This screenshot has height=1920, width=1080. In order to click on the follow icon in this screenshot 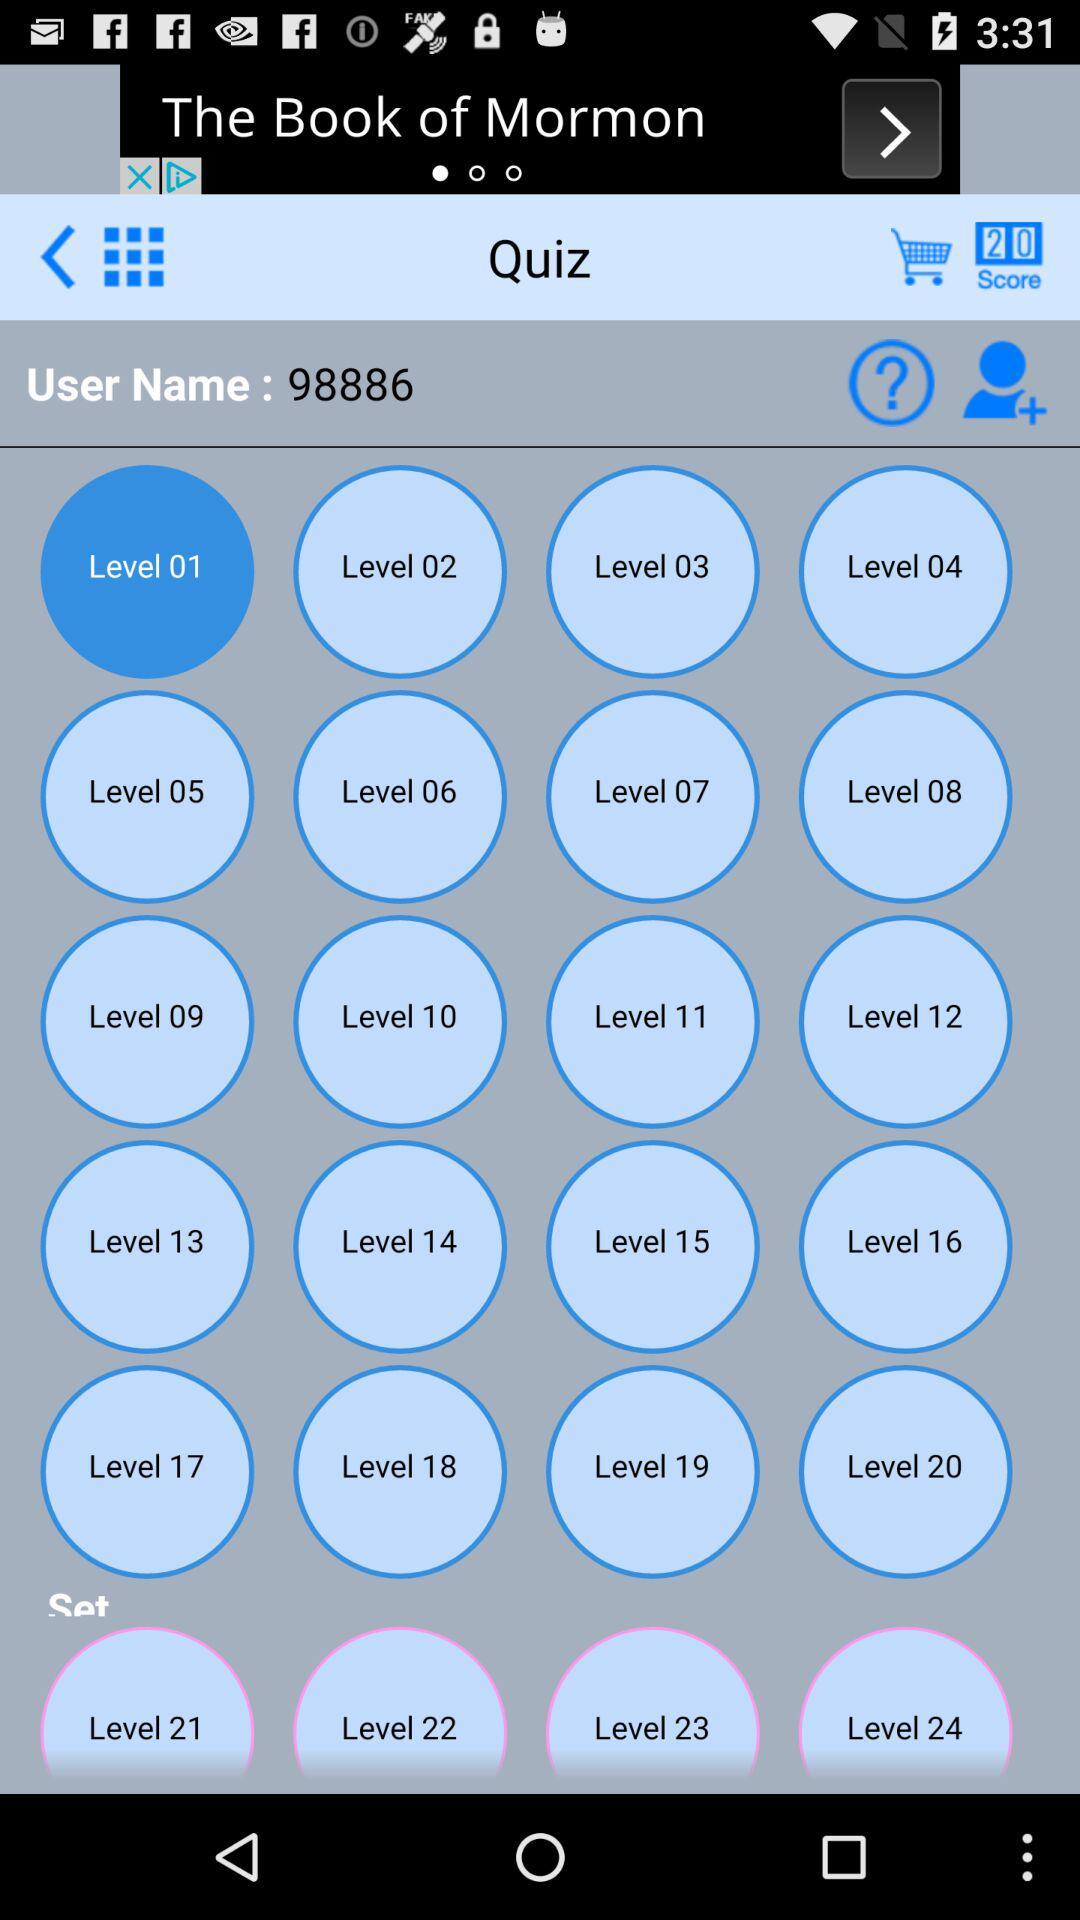, I will do `click(1004, 408)`.